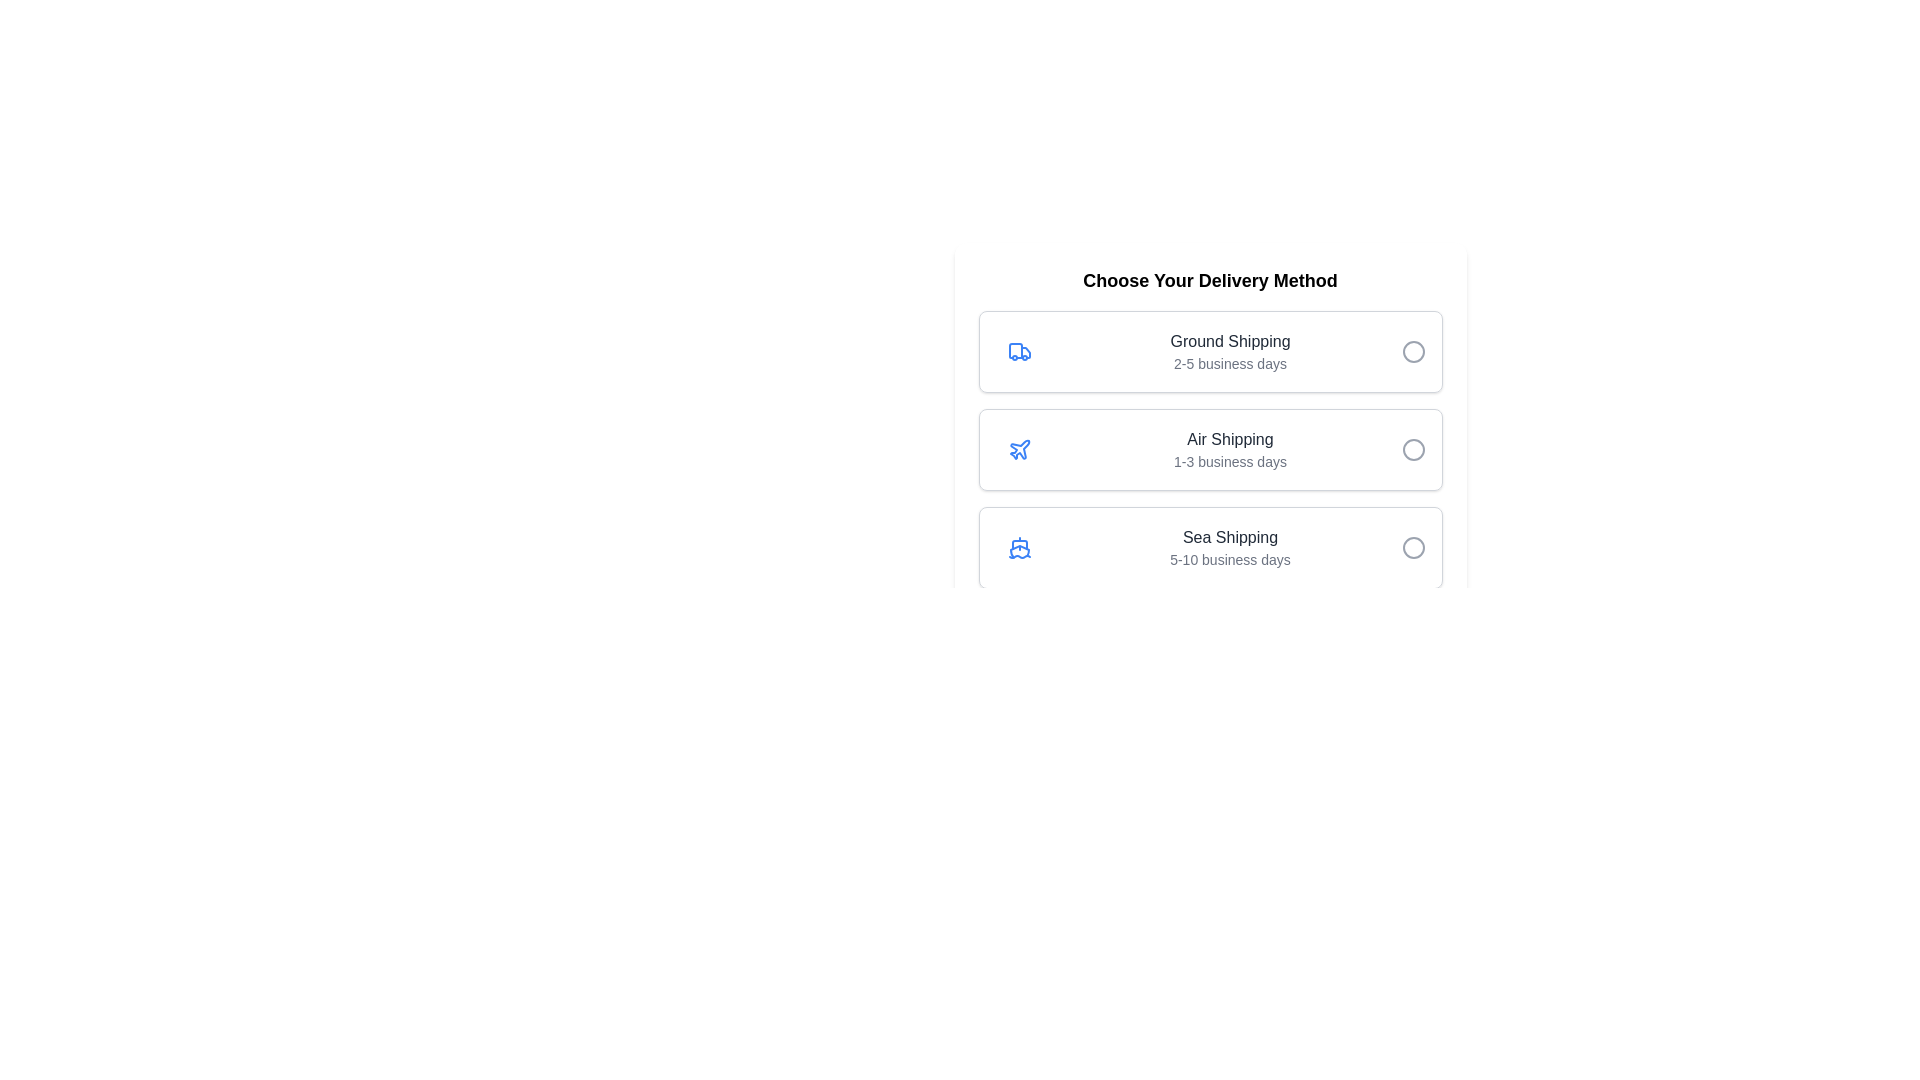  Describe the element at coordinates (1229, 438) in the screenshot. I see `the static text label reading 'Air Shipping', which is styled in dark gray and positioned in the middle of the card under 'Choose Your Delivery Method'` at that location.